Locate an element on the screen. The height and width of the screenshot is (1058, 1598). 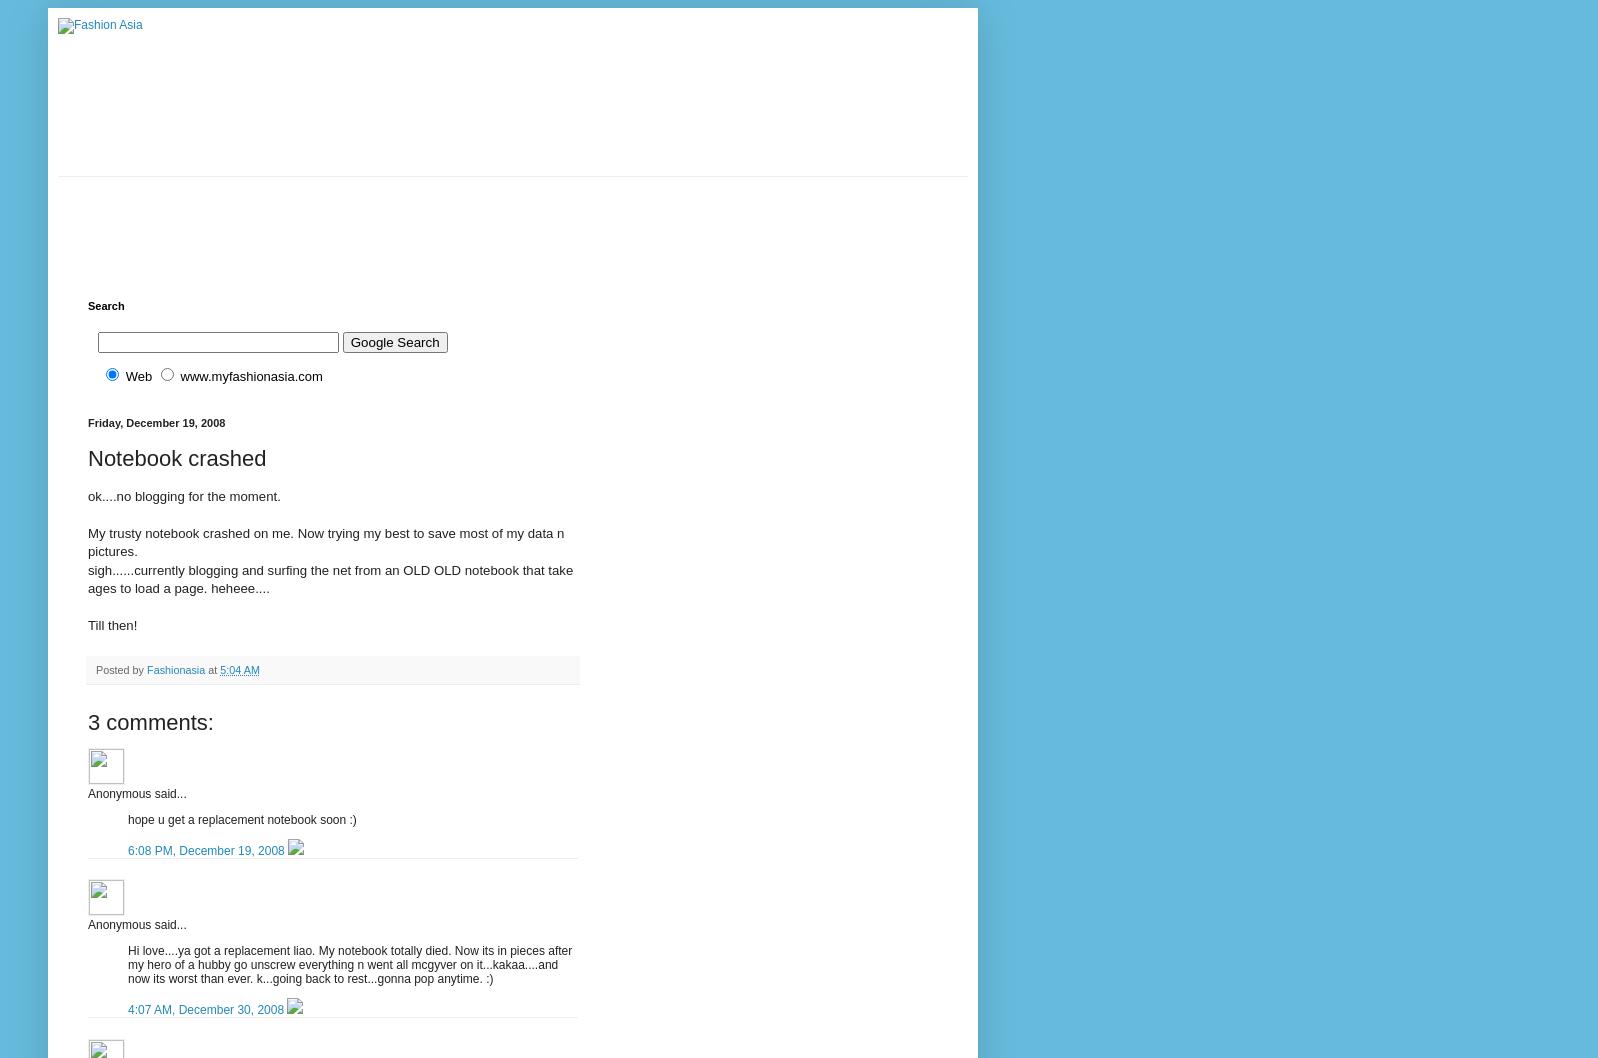
'6:08 PM, December 19, 2008' is located at coordinates (207, 848).